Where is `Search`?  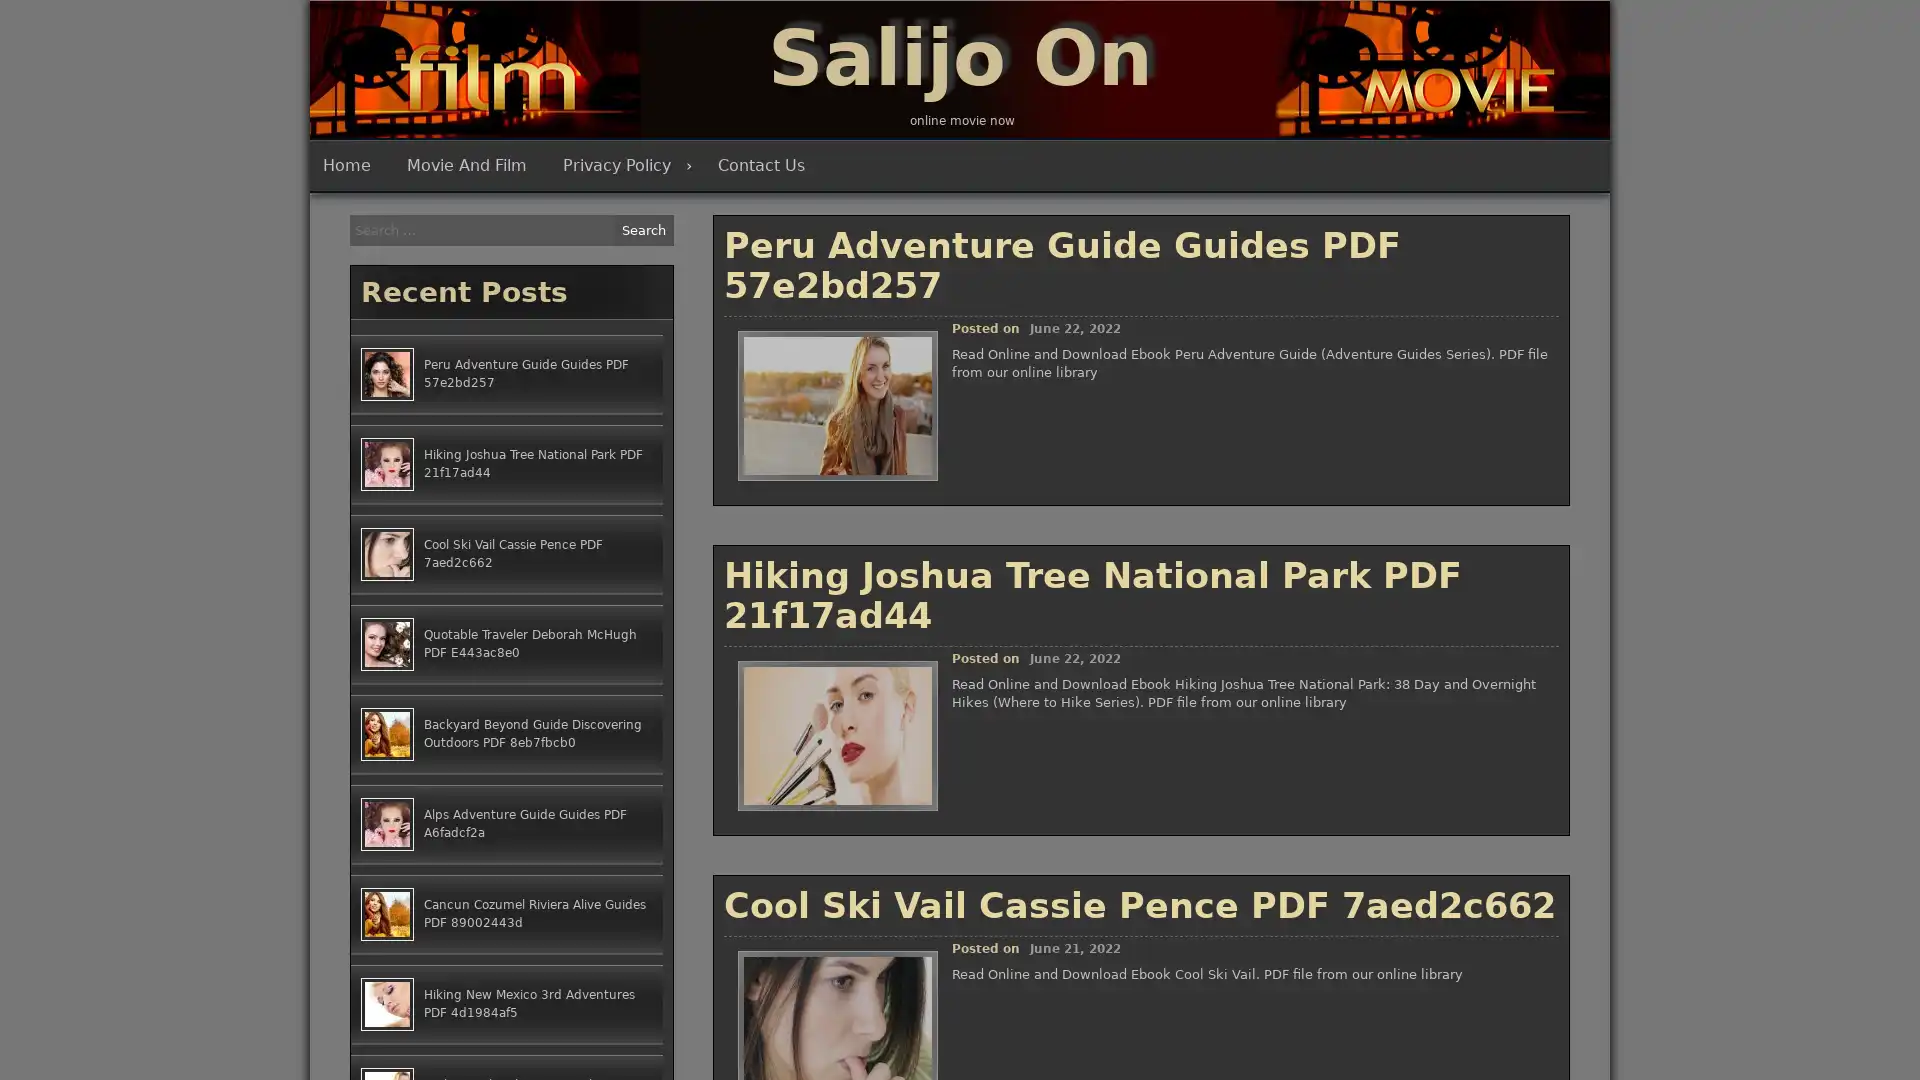 Search is located at coordinates (643, 229).